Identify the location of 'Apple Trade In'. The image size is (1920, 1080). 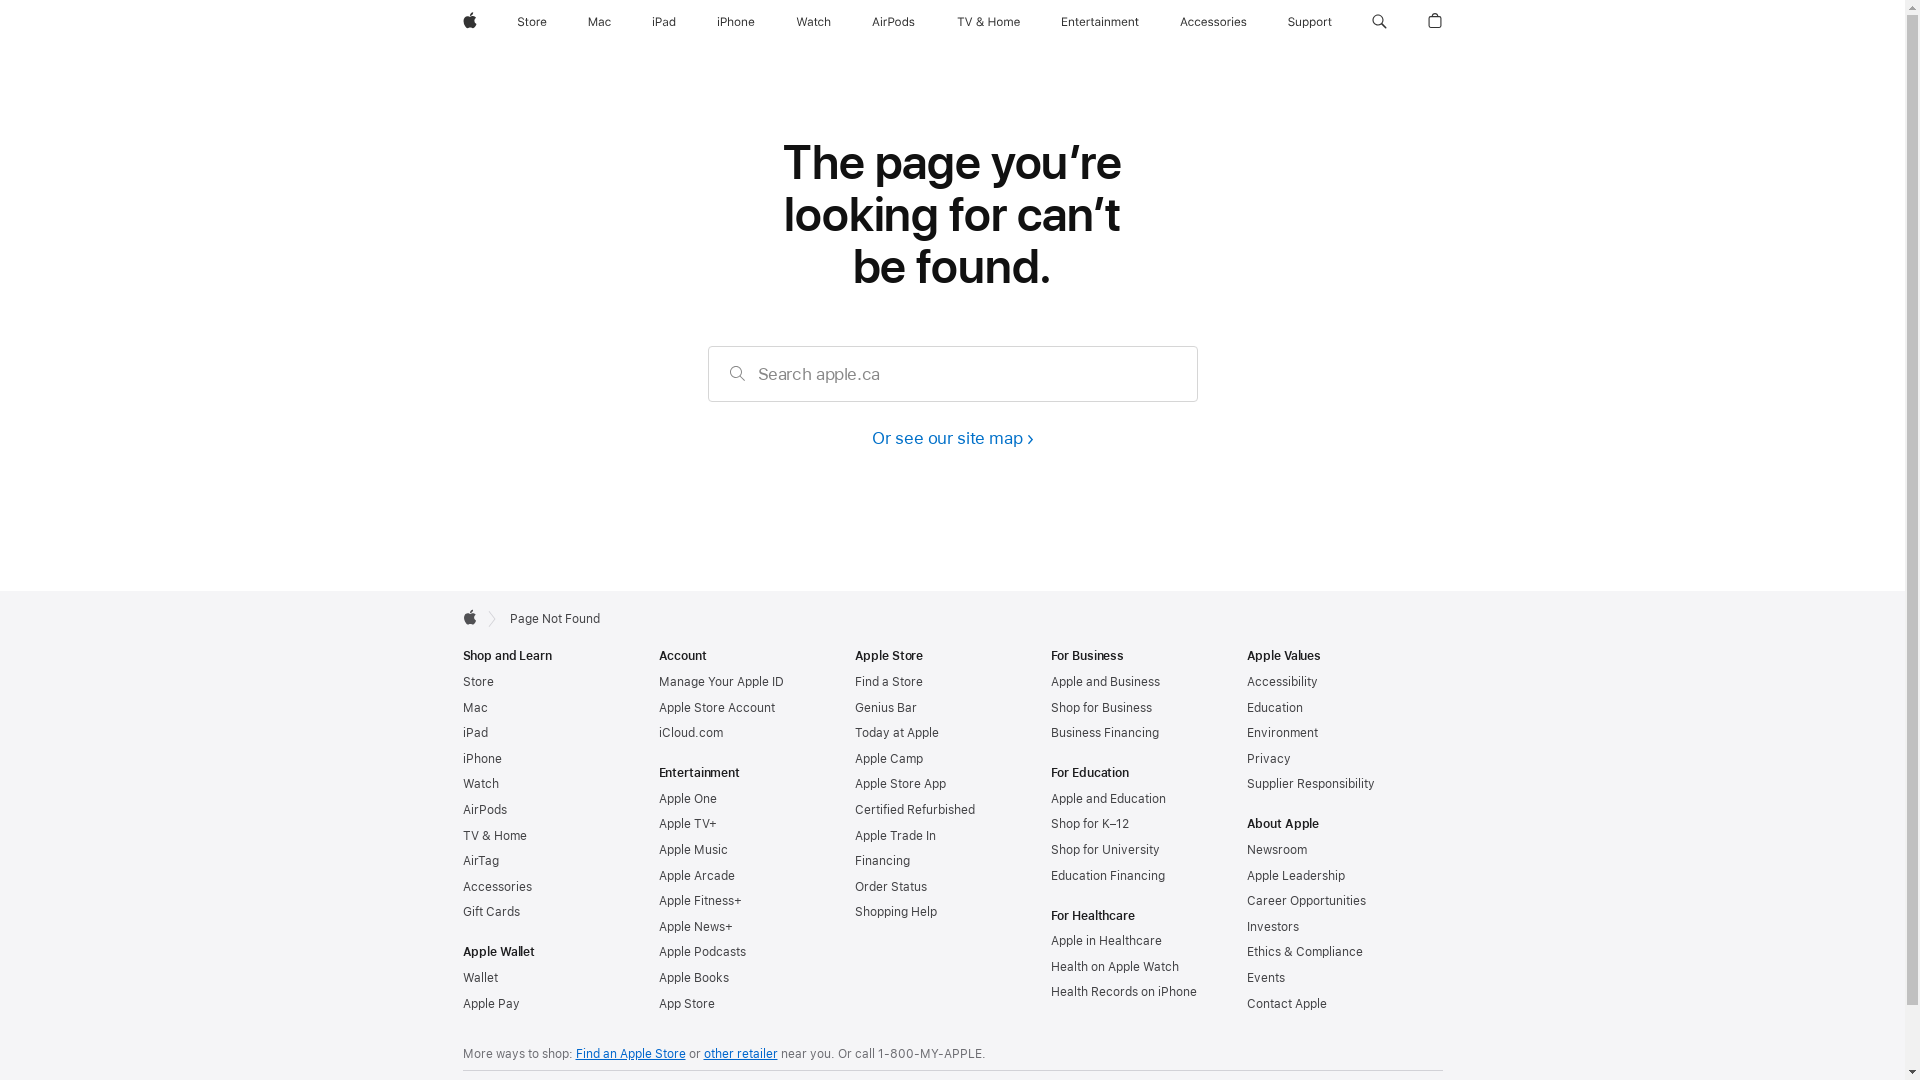
(893, 836).